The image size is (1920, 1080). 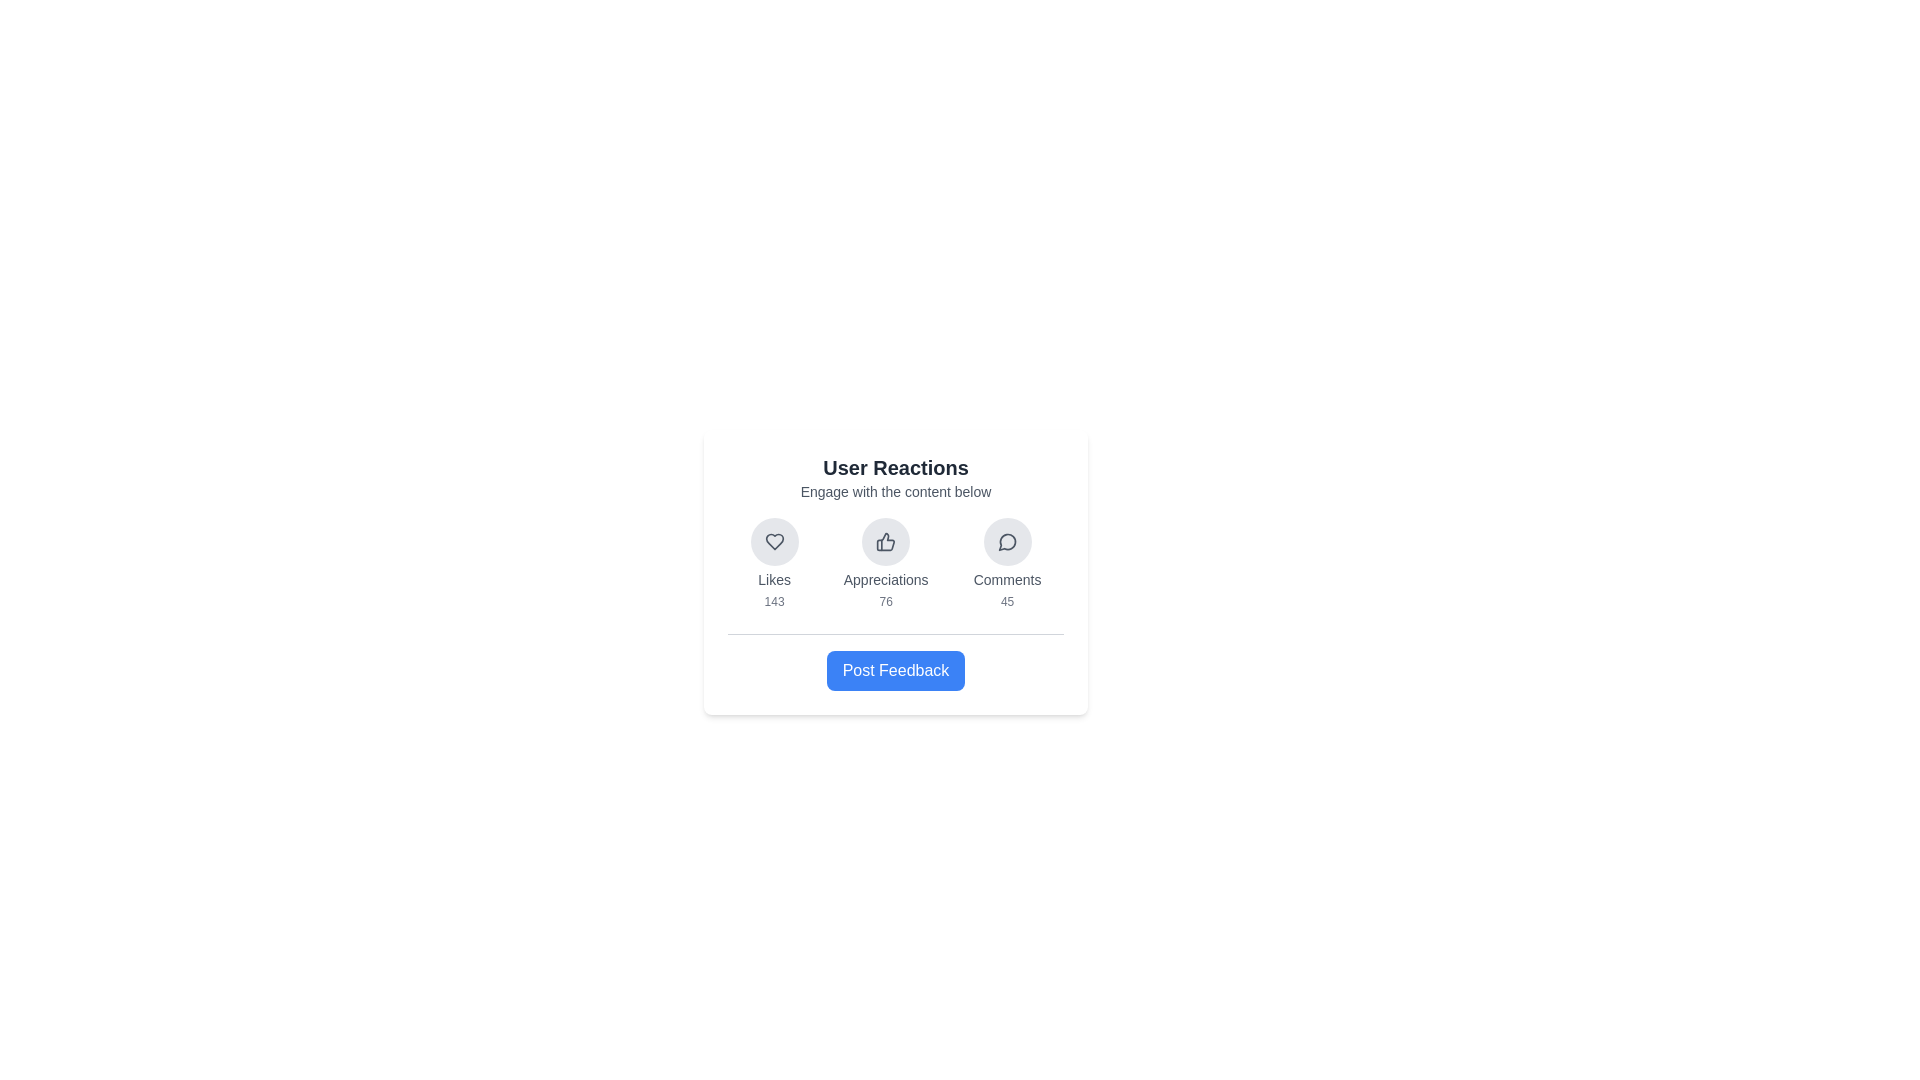 What do you see at coordinates (1007, 563) in the screenshot?
I see `the circular button with a speech bubble icon labeled 'Comments'` at bounding box center [1007, 563].